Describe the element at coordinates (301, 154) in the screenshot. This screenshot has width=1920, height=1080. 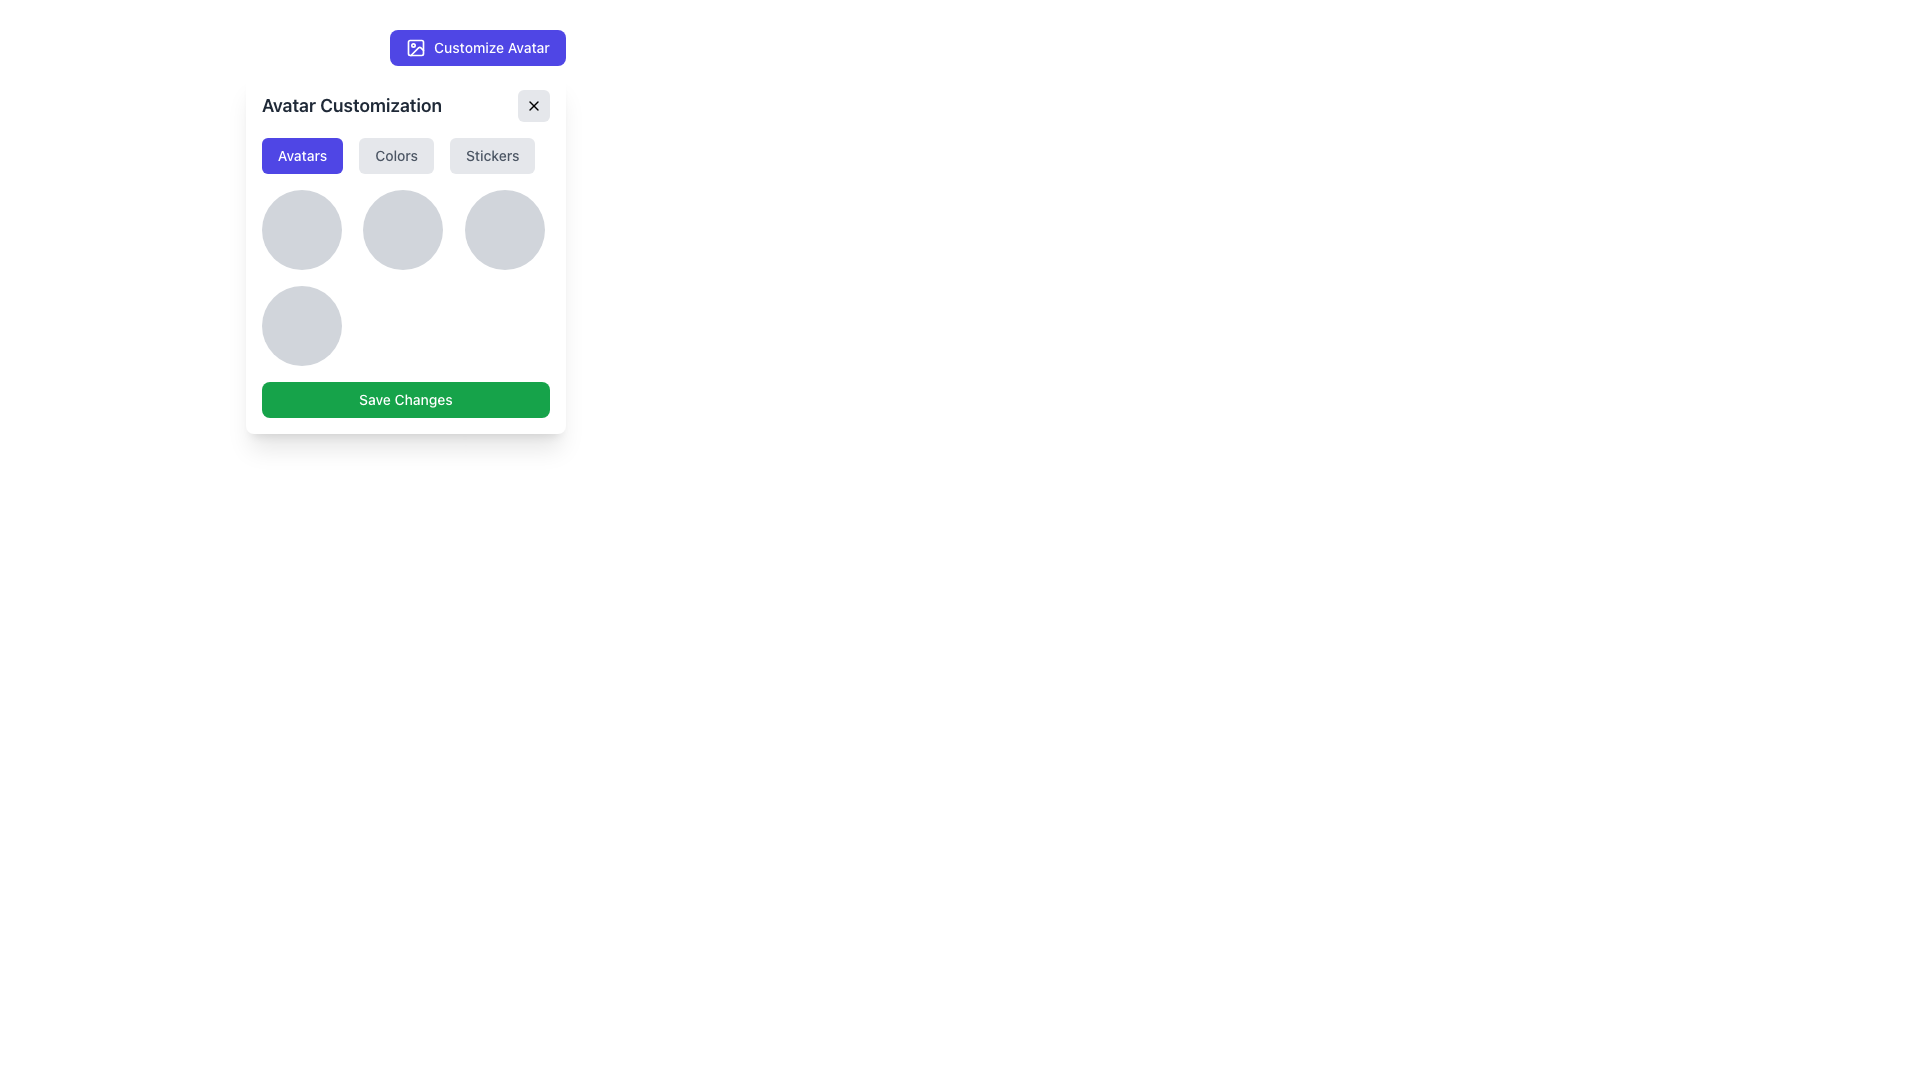
I see `the 'Avatars' button located in the top-left position of the customization modal` at that location.